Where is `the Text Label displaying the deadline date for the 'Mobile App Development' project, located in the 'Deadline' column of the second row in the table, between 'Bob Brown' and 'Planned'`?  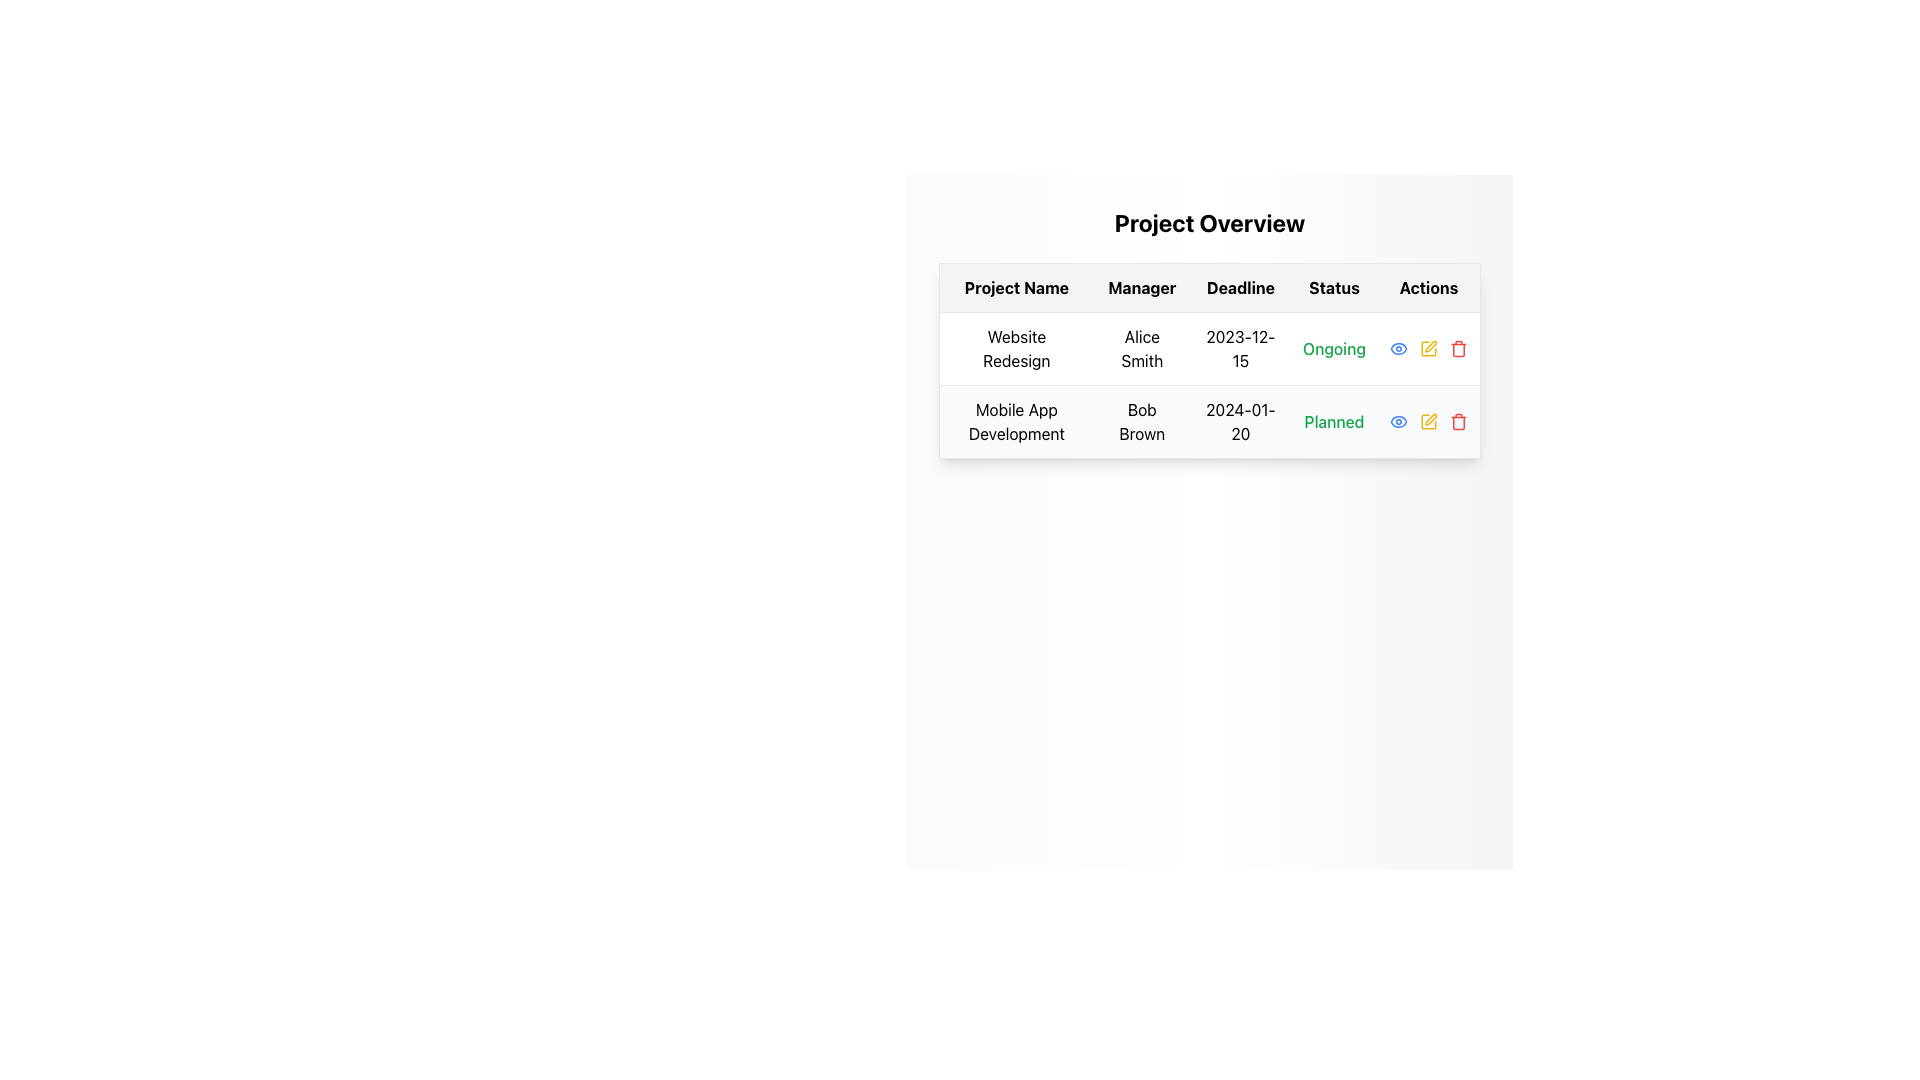
the Text Label displaying the deadline date for the 'Mobile App Development' project, located in the 'Deadline' column of the second row in the table, between 'Bob Brown' and 'Planned' is located at coordinates (1239, 420).